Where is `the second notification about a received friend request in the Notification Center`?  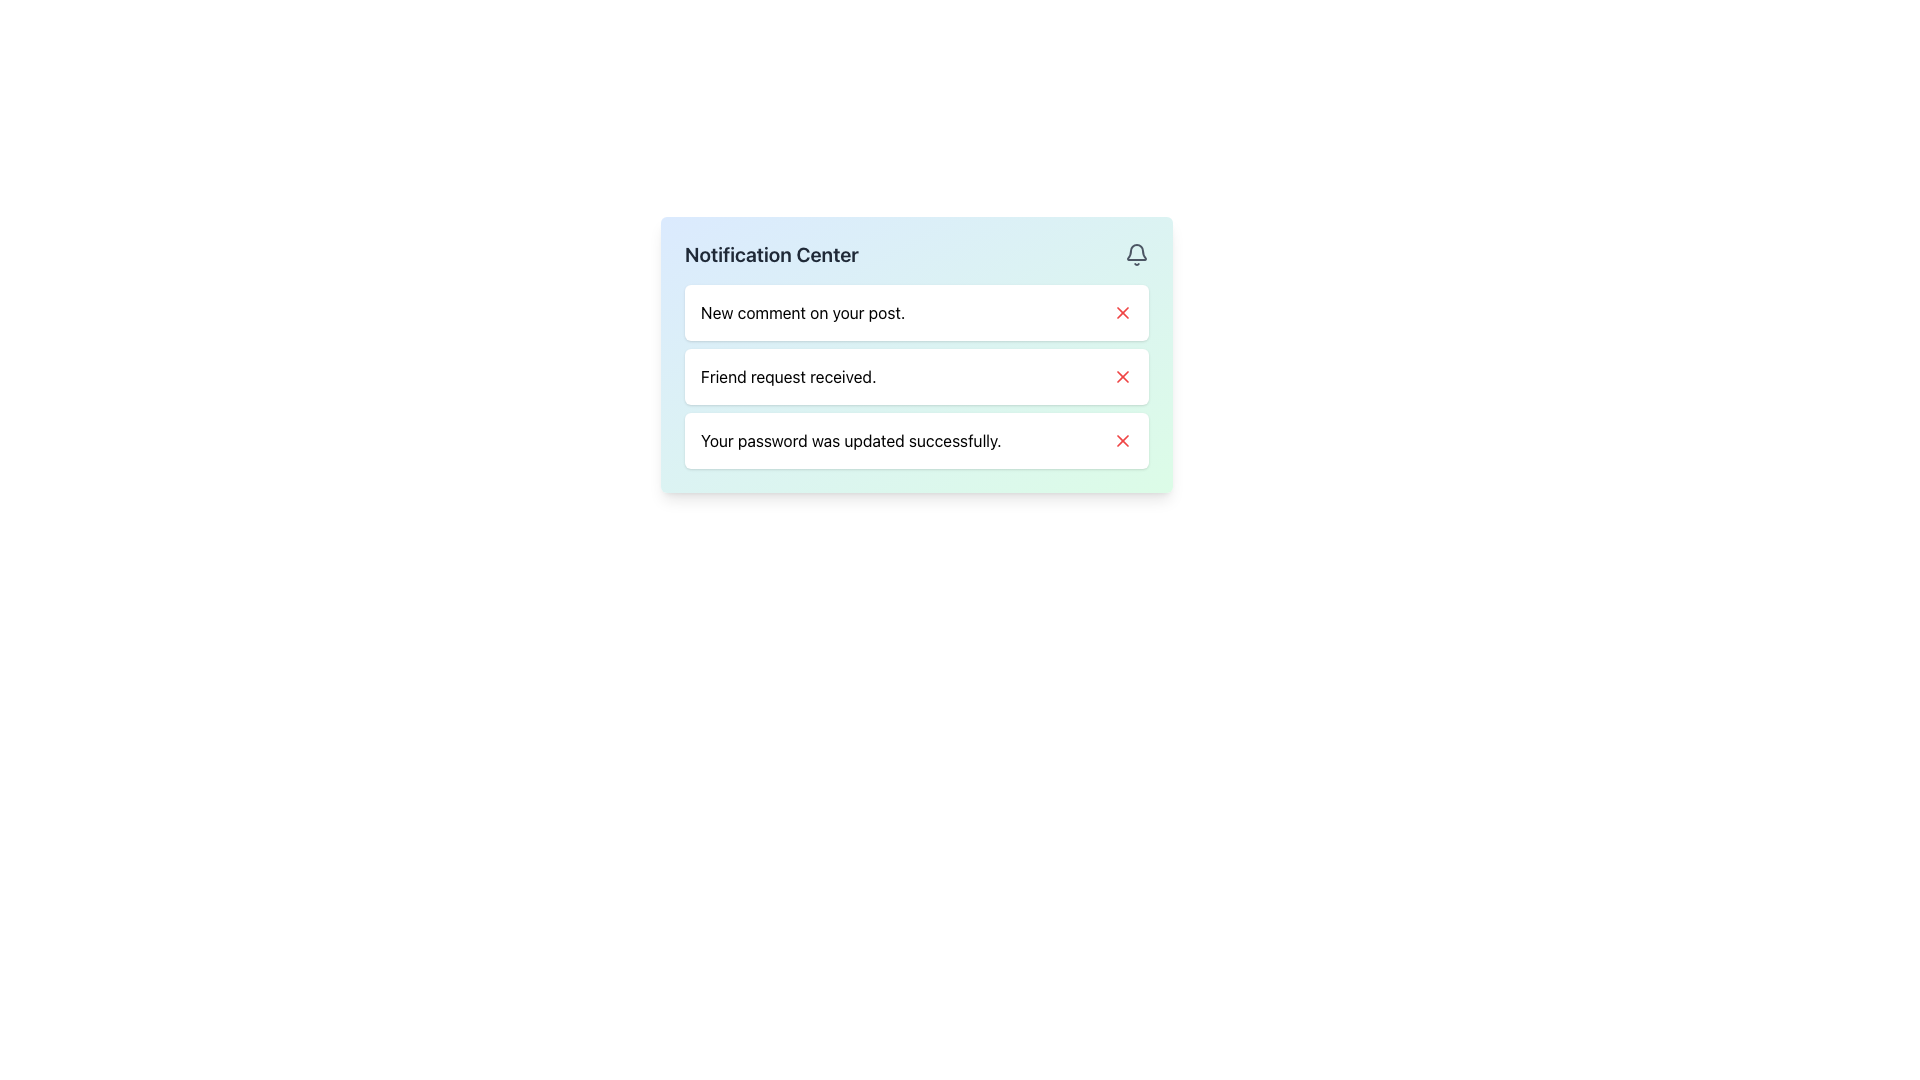
the second notification about a received friend request in the Notification Center is located at coordinates (915, 353).